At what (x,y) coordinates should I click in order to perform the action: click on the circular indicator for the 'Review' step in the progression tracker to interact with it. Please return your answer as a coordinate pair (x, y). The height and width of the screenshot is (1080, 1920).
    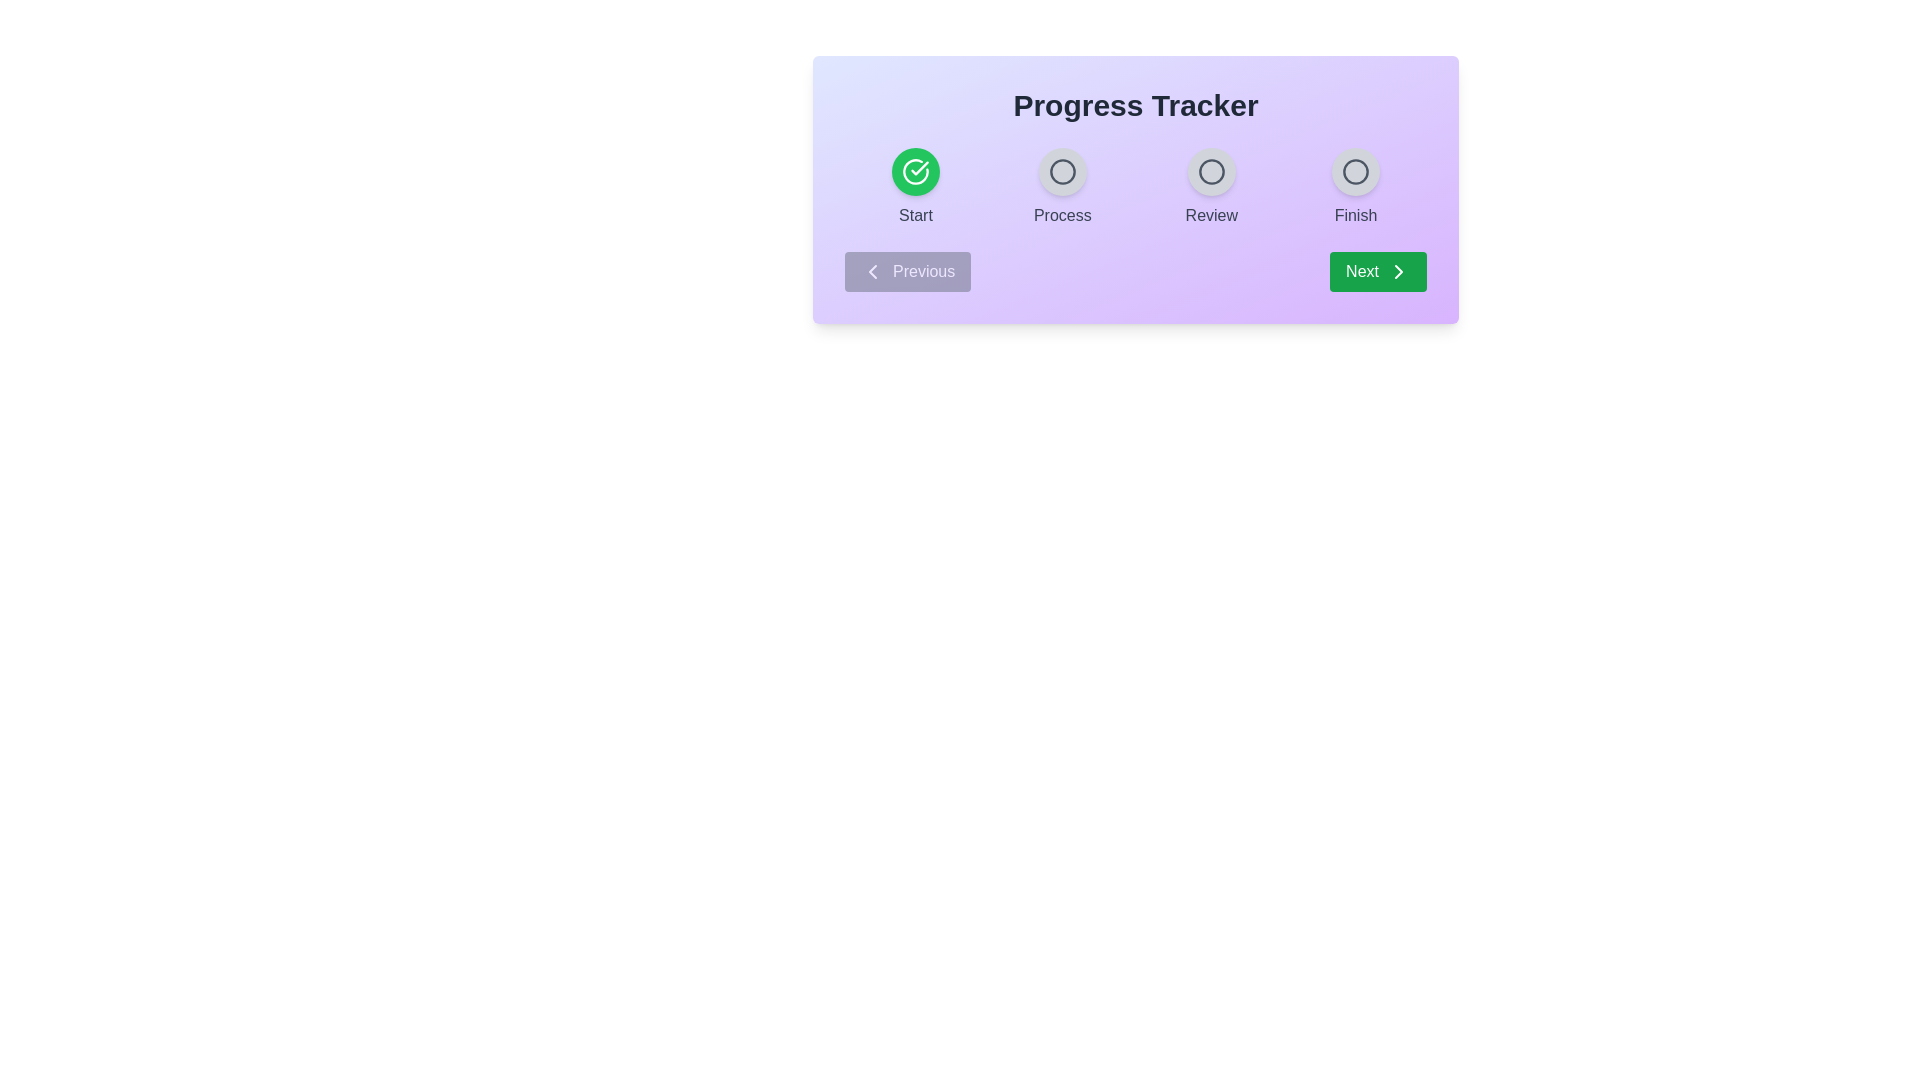
    Looking at the image, I should click on (1210, 171).